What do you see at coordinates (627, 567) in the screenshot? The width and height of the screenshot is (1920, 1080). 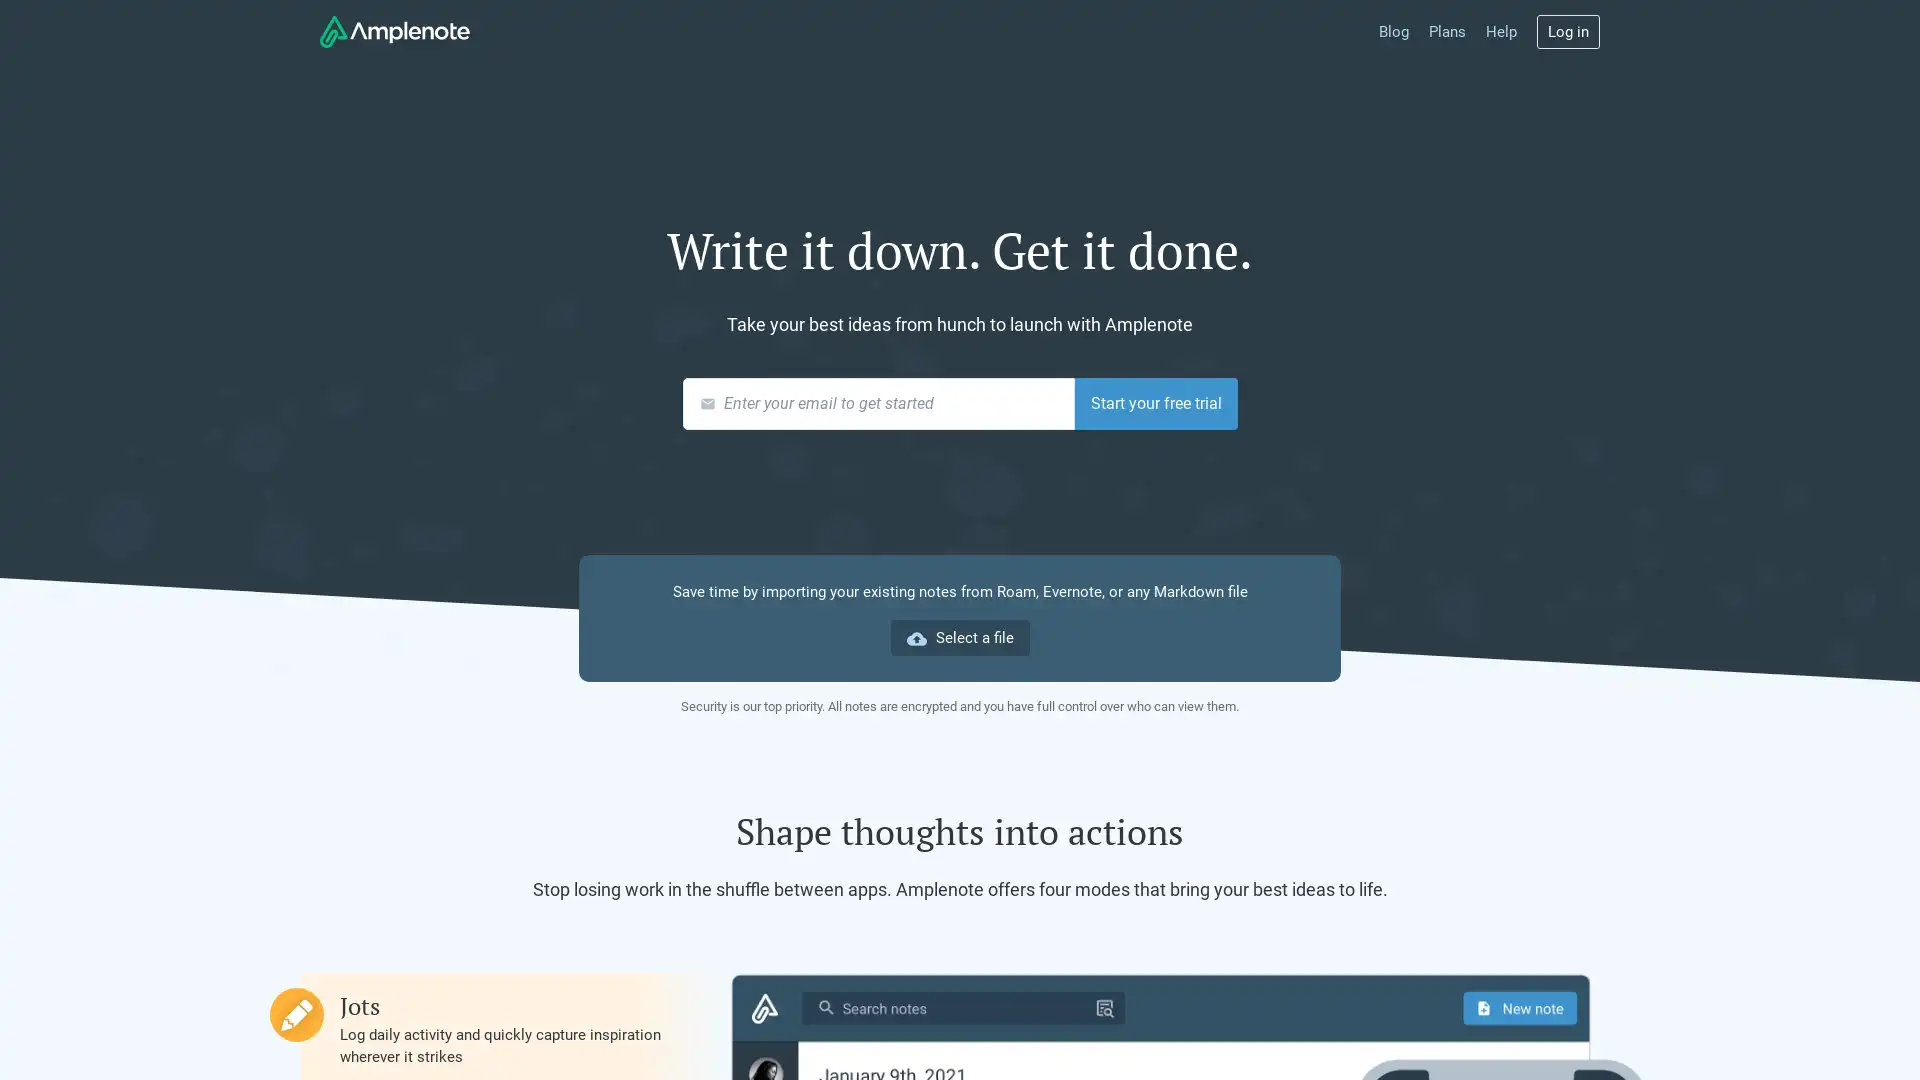 I see `Choose File` at bounding box center [627, 567].